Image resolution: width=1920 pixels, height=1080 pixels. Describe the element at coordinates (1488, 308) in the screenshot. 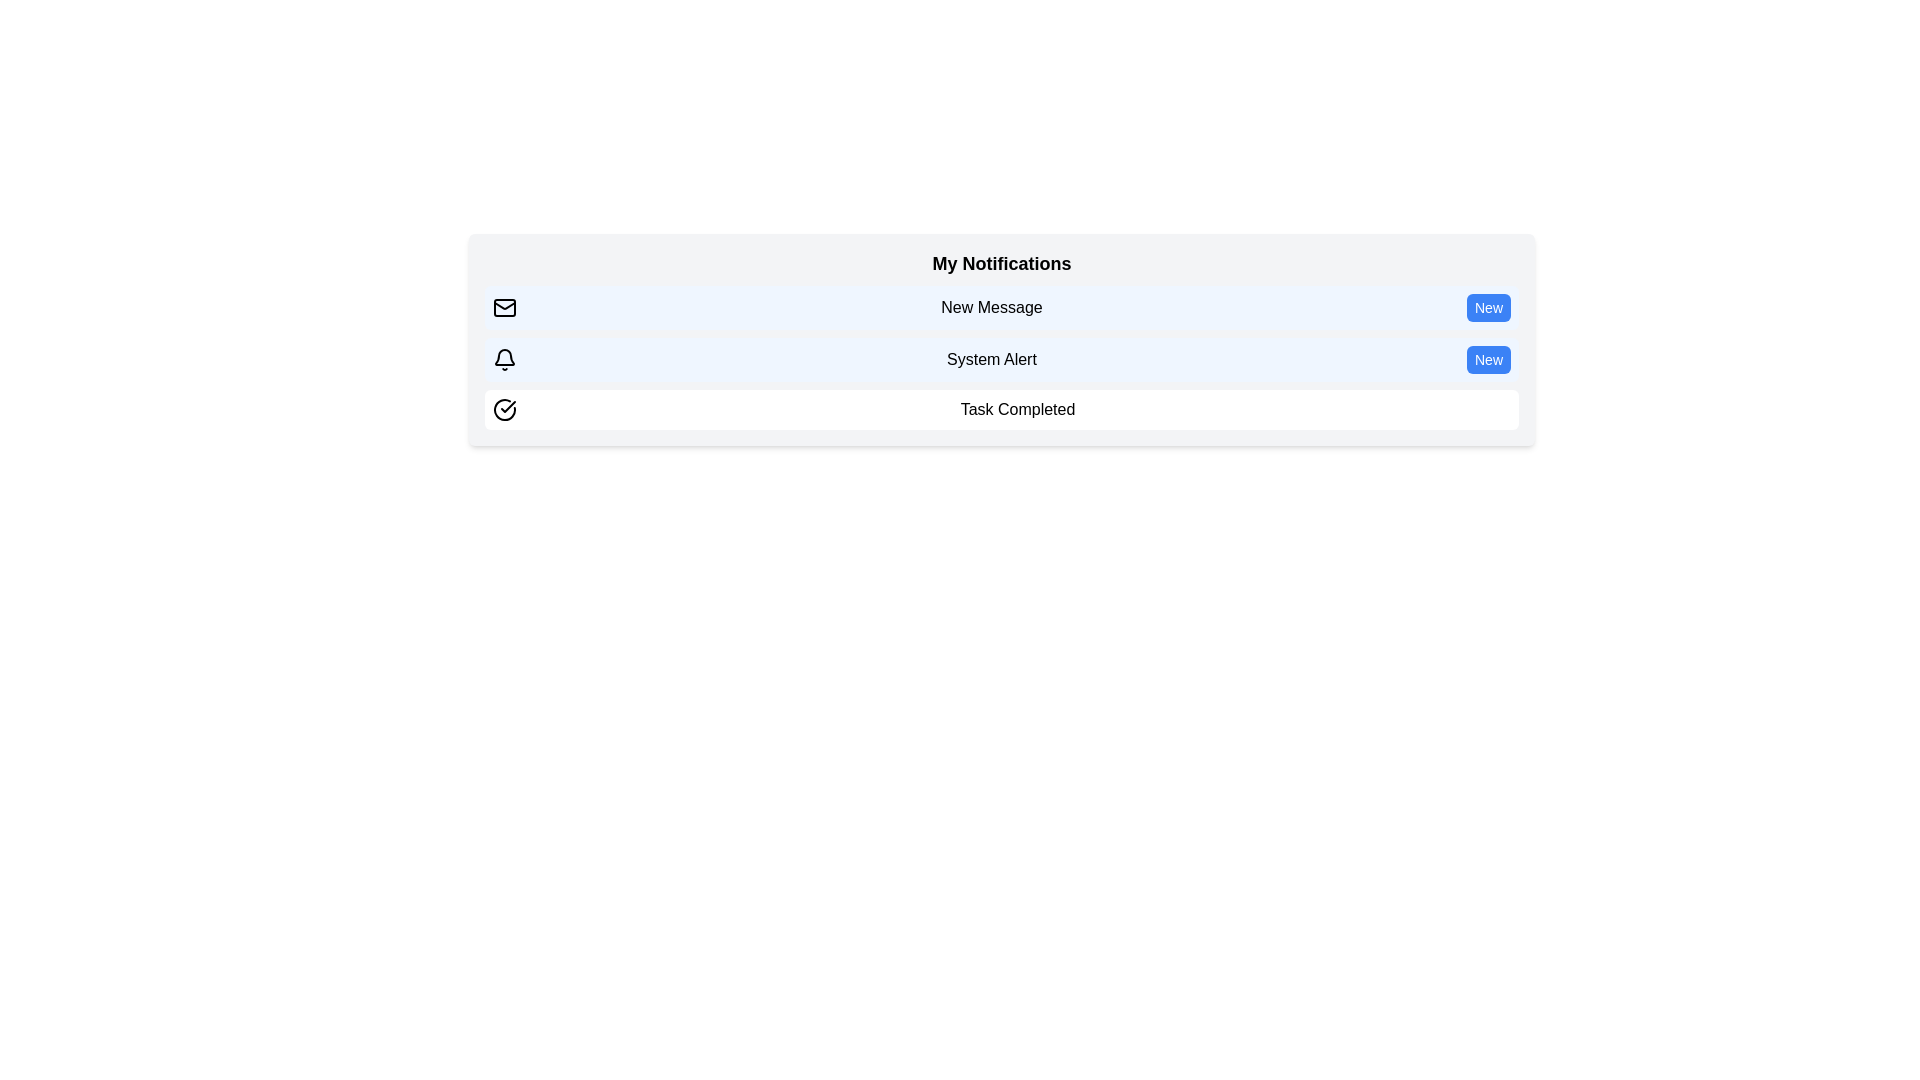

I see `the 'New' label displayed in white font on a blue background, located on the right side of the notification entry` at that location.